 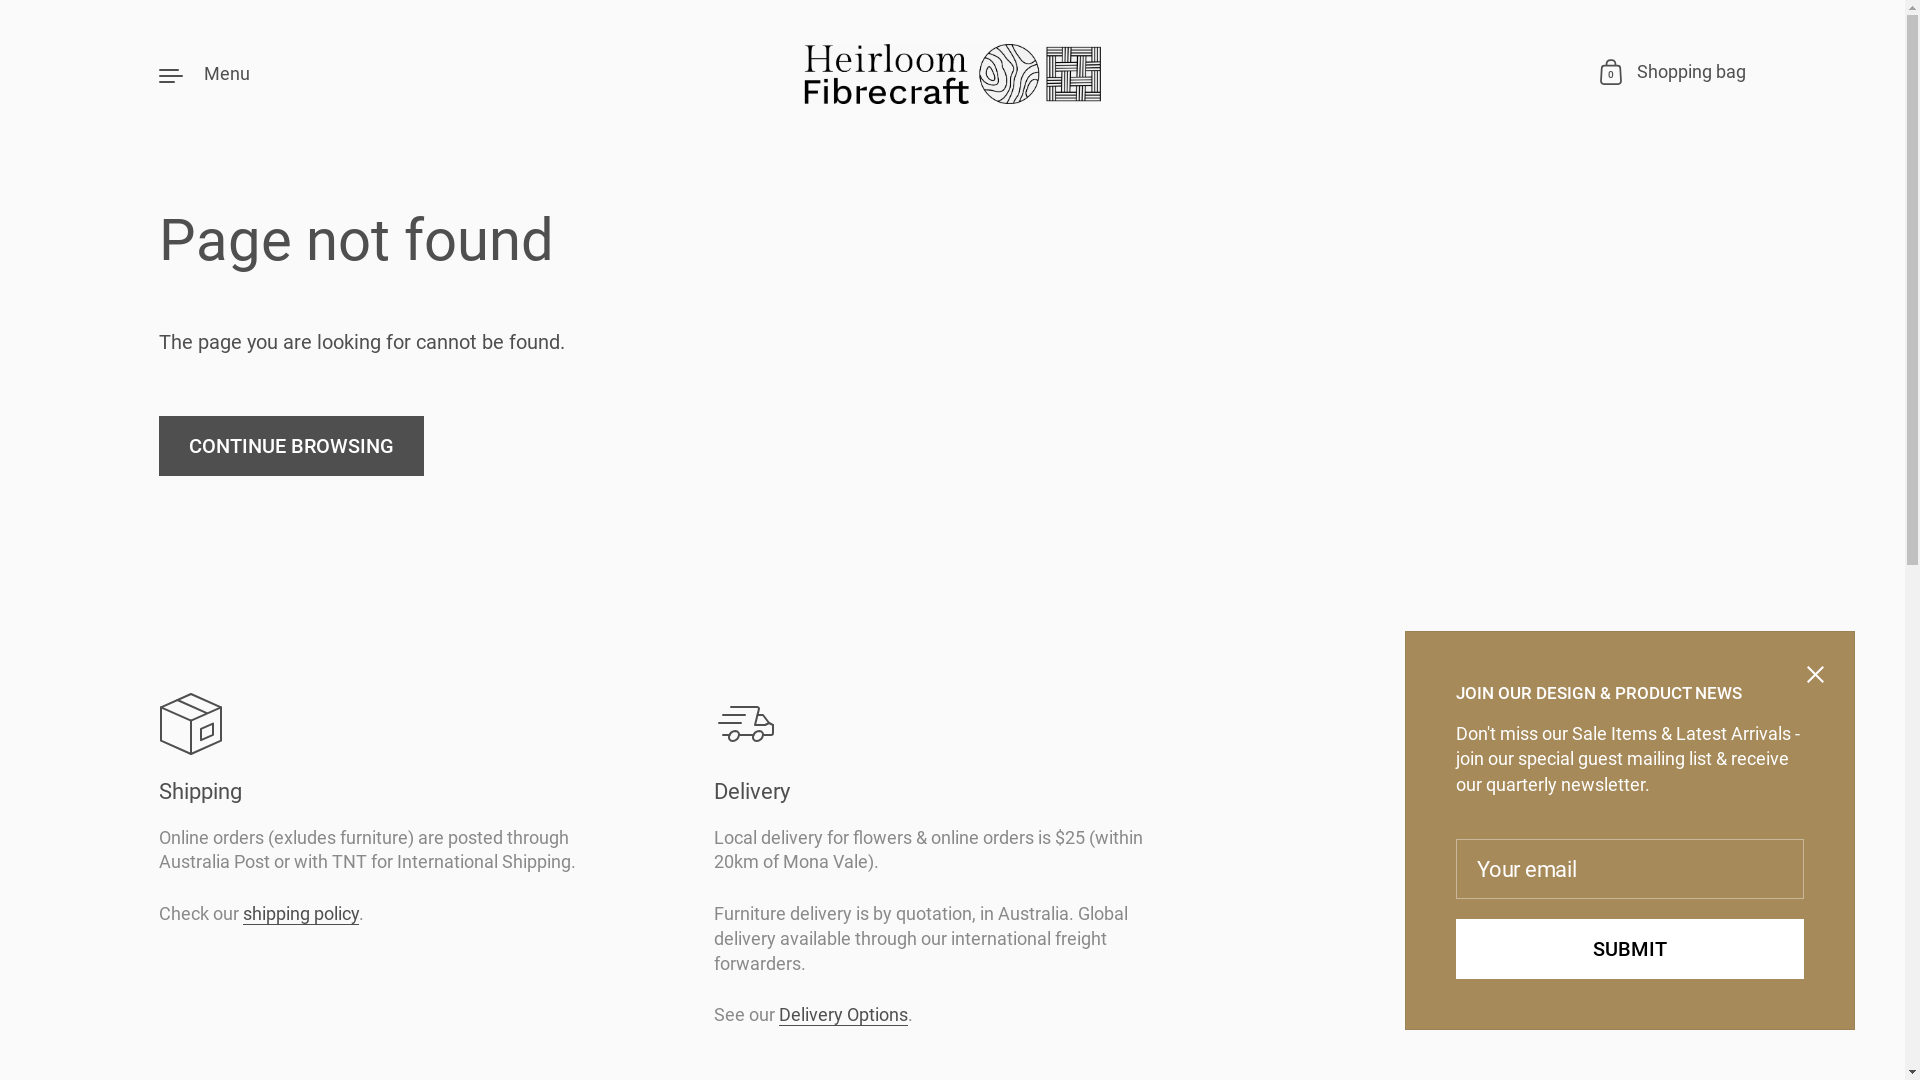 I want to click on '0, so click(x=1673, y=73).